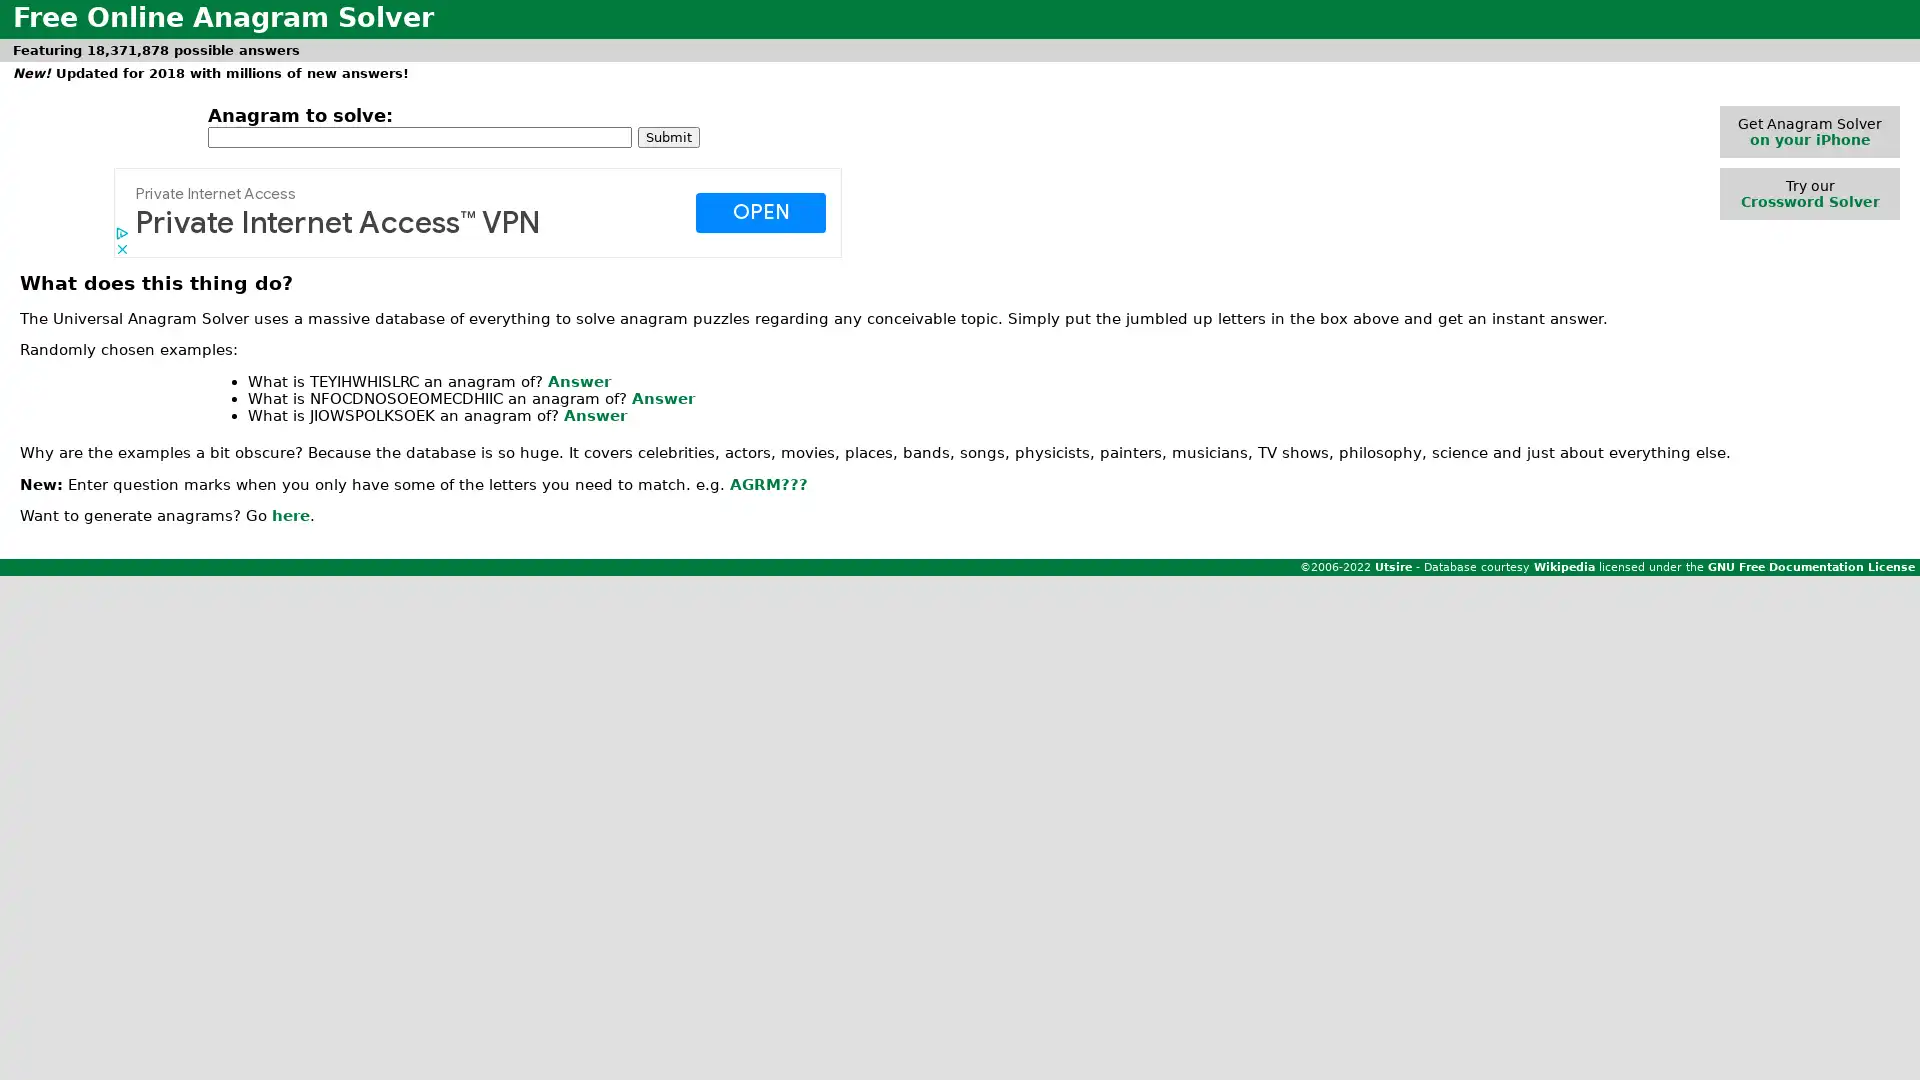 This screenshot has width=1920, height=1080. I want to click on Submit, so click(668, 135).